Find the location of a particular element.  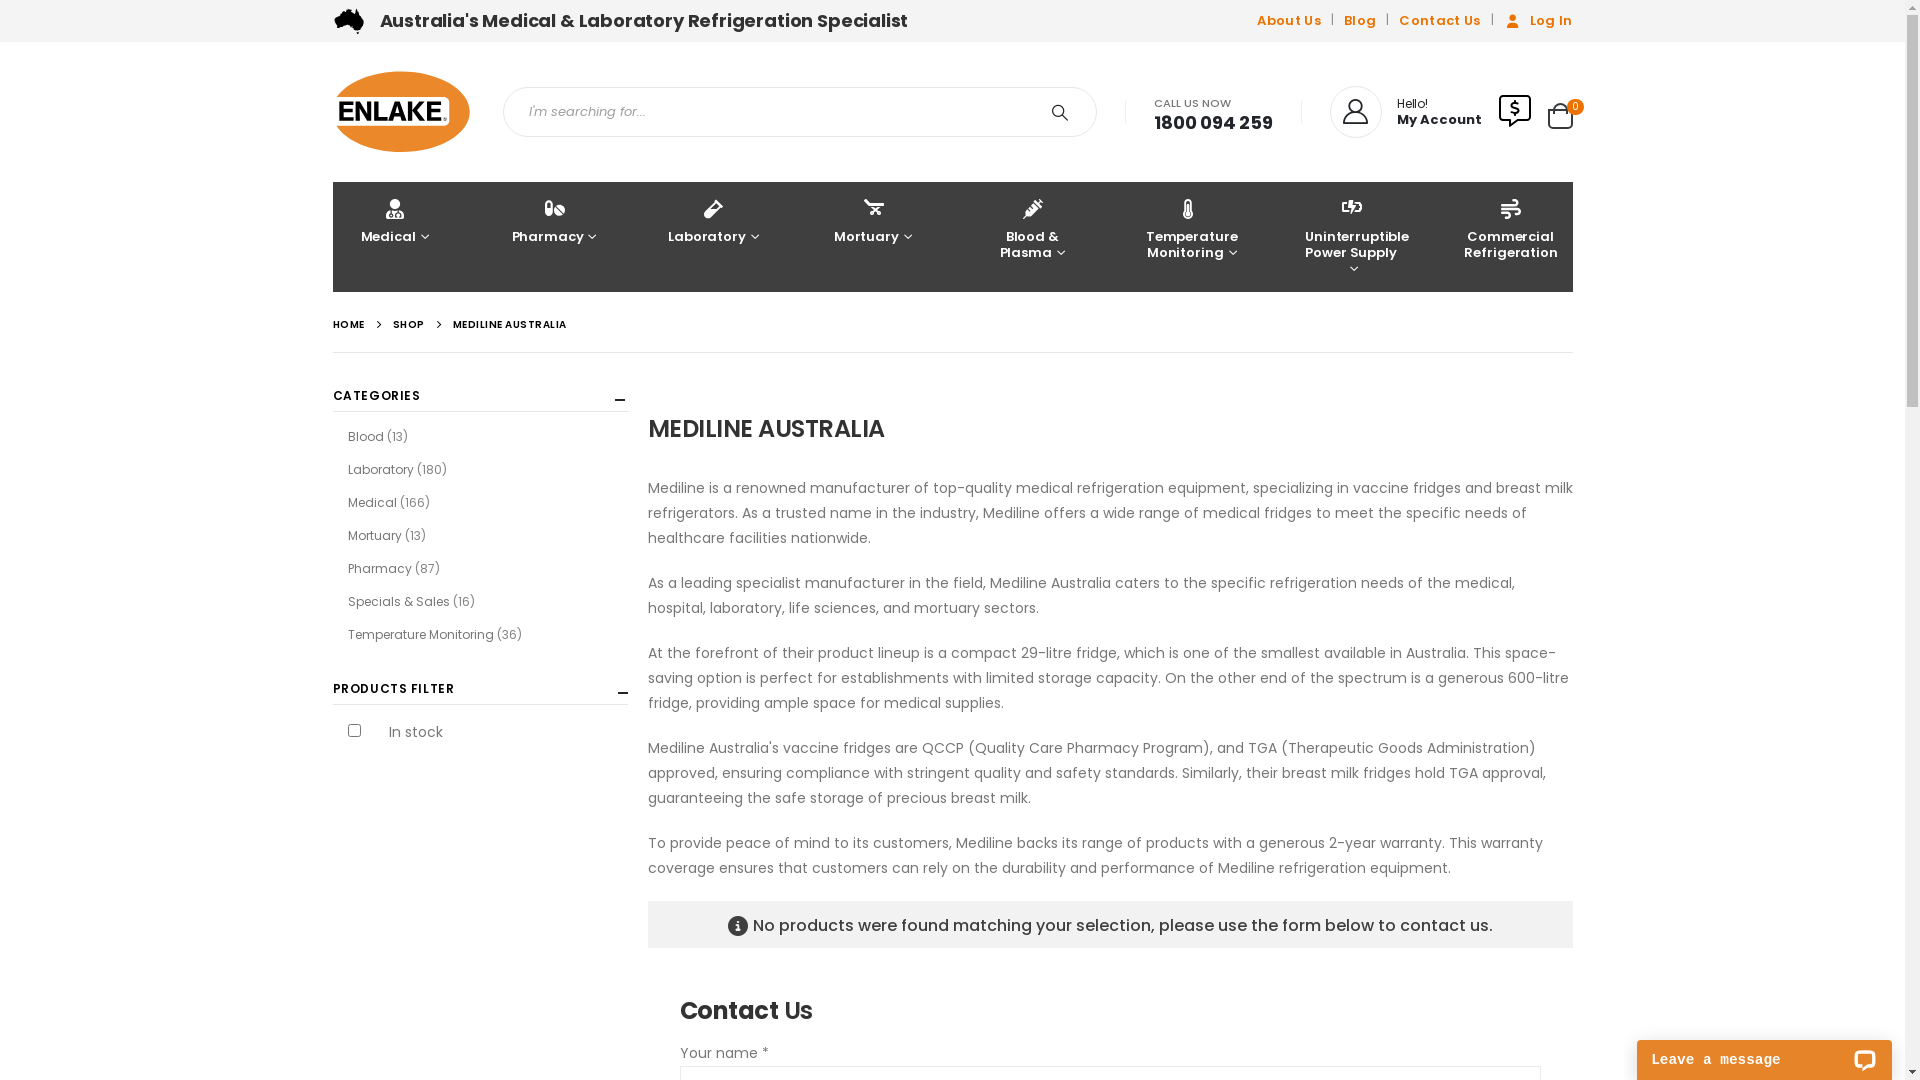

'Mortuary' is located at coordinates (873, 235).